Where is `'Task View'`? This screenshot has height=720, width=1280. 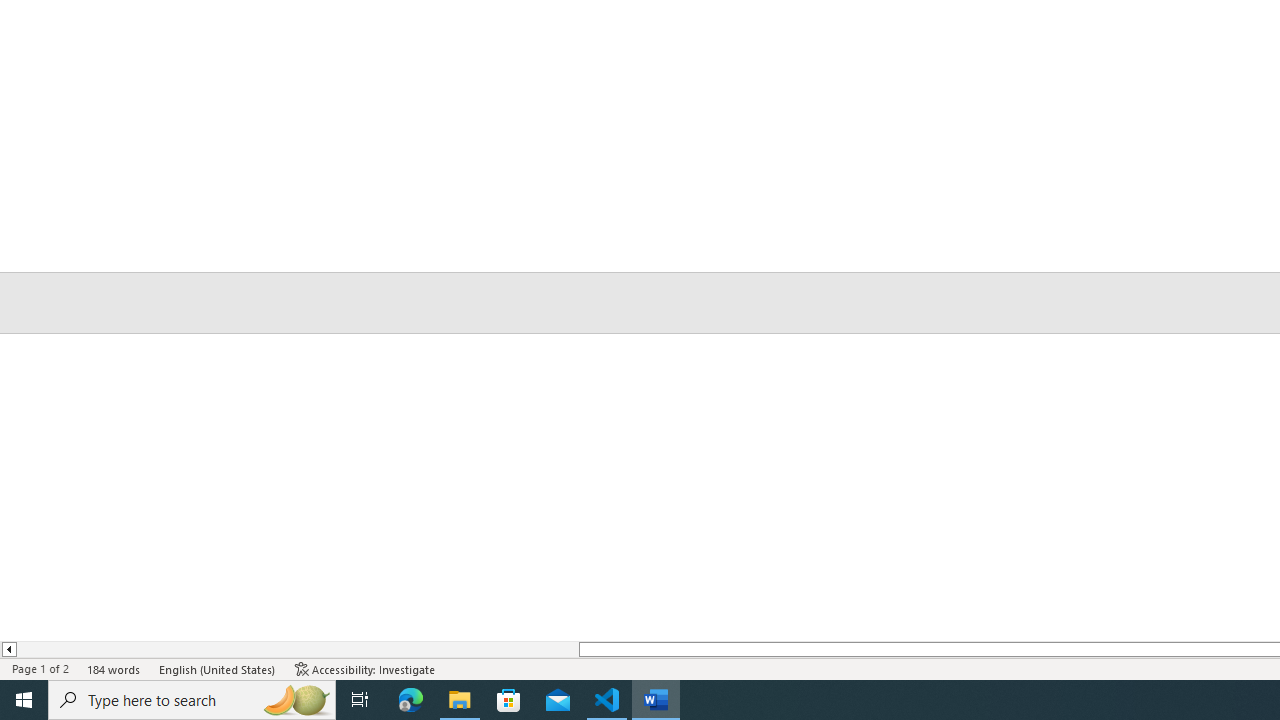 'Task View' is located at coordinates (359, 698).